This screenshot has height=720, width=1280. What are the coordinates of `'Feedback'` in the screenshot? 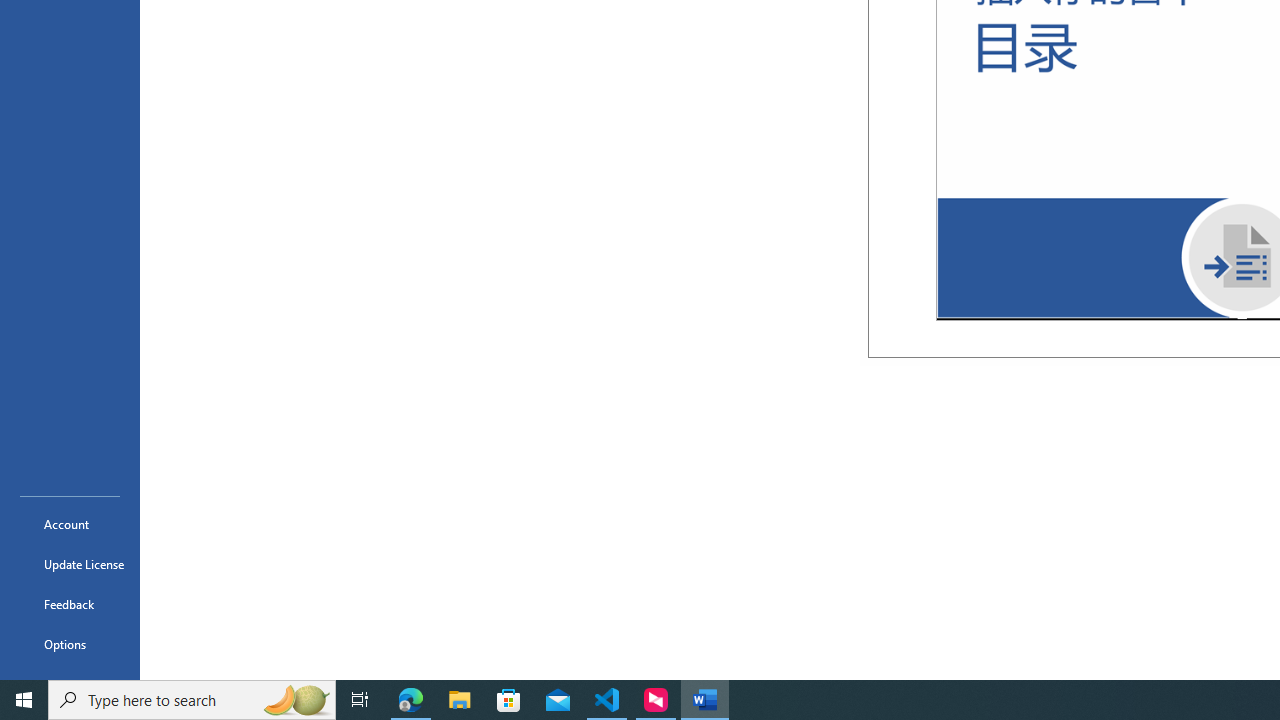 It's located at (69, 603).